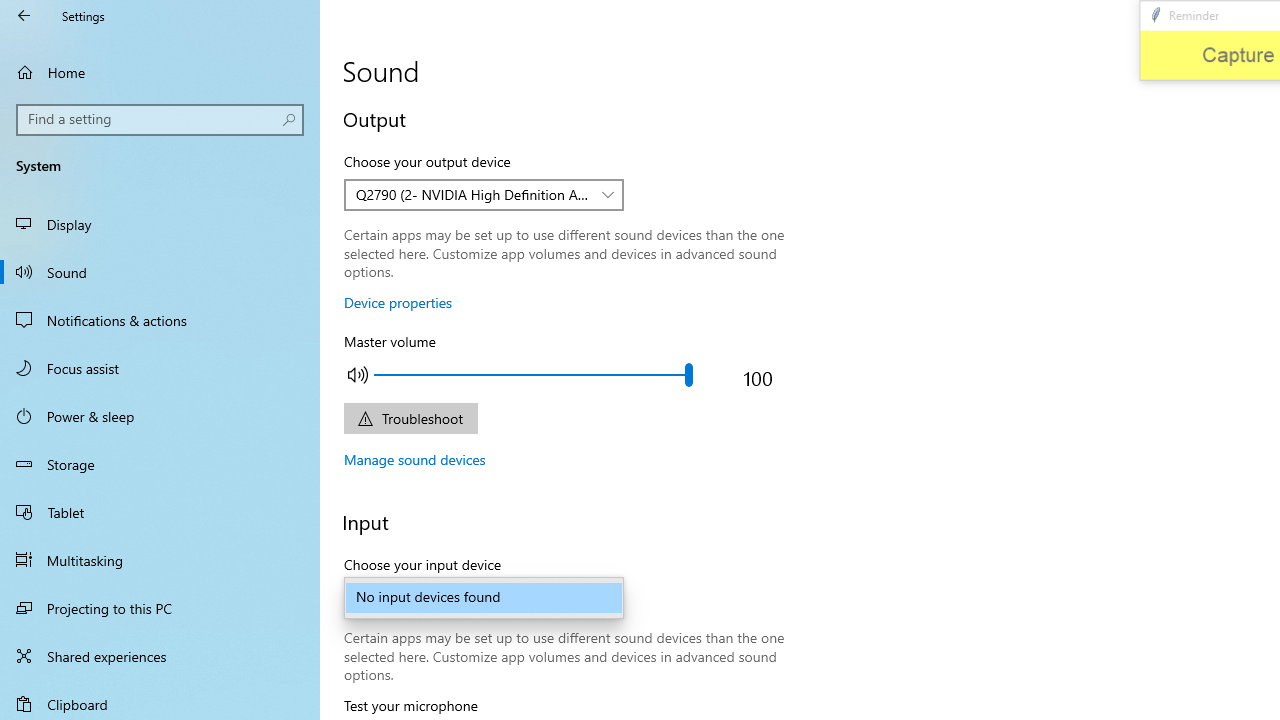 The height and width of the screenshot is (720, 1280). I want to click on 'Choose your input device', so click(484, 596).